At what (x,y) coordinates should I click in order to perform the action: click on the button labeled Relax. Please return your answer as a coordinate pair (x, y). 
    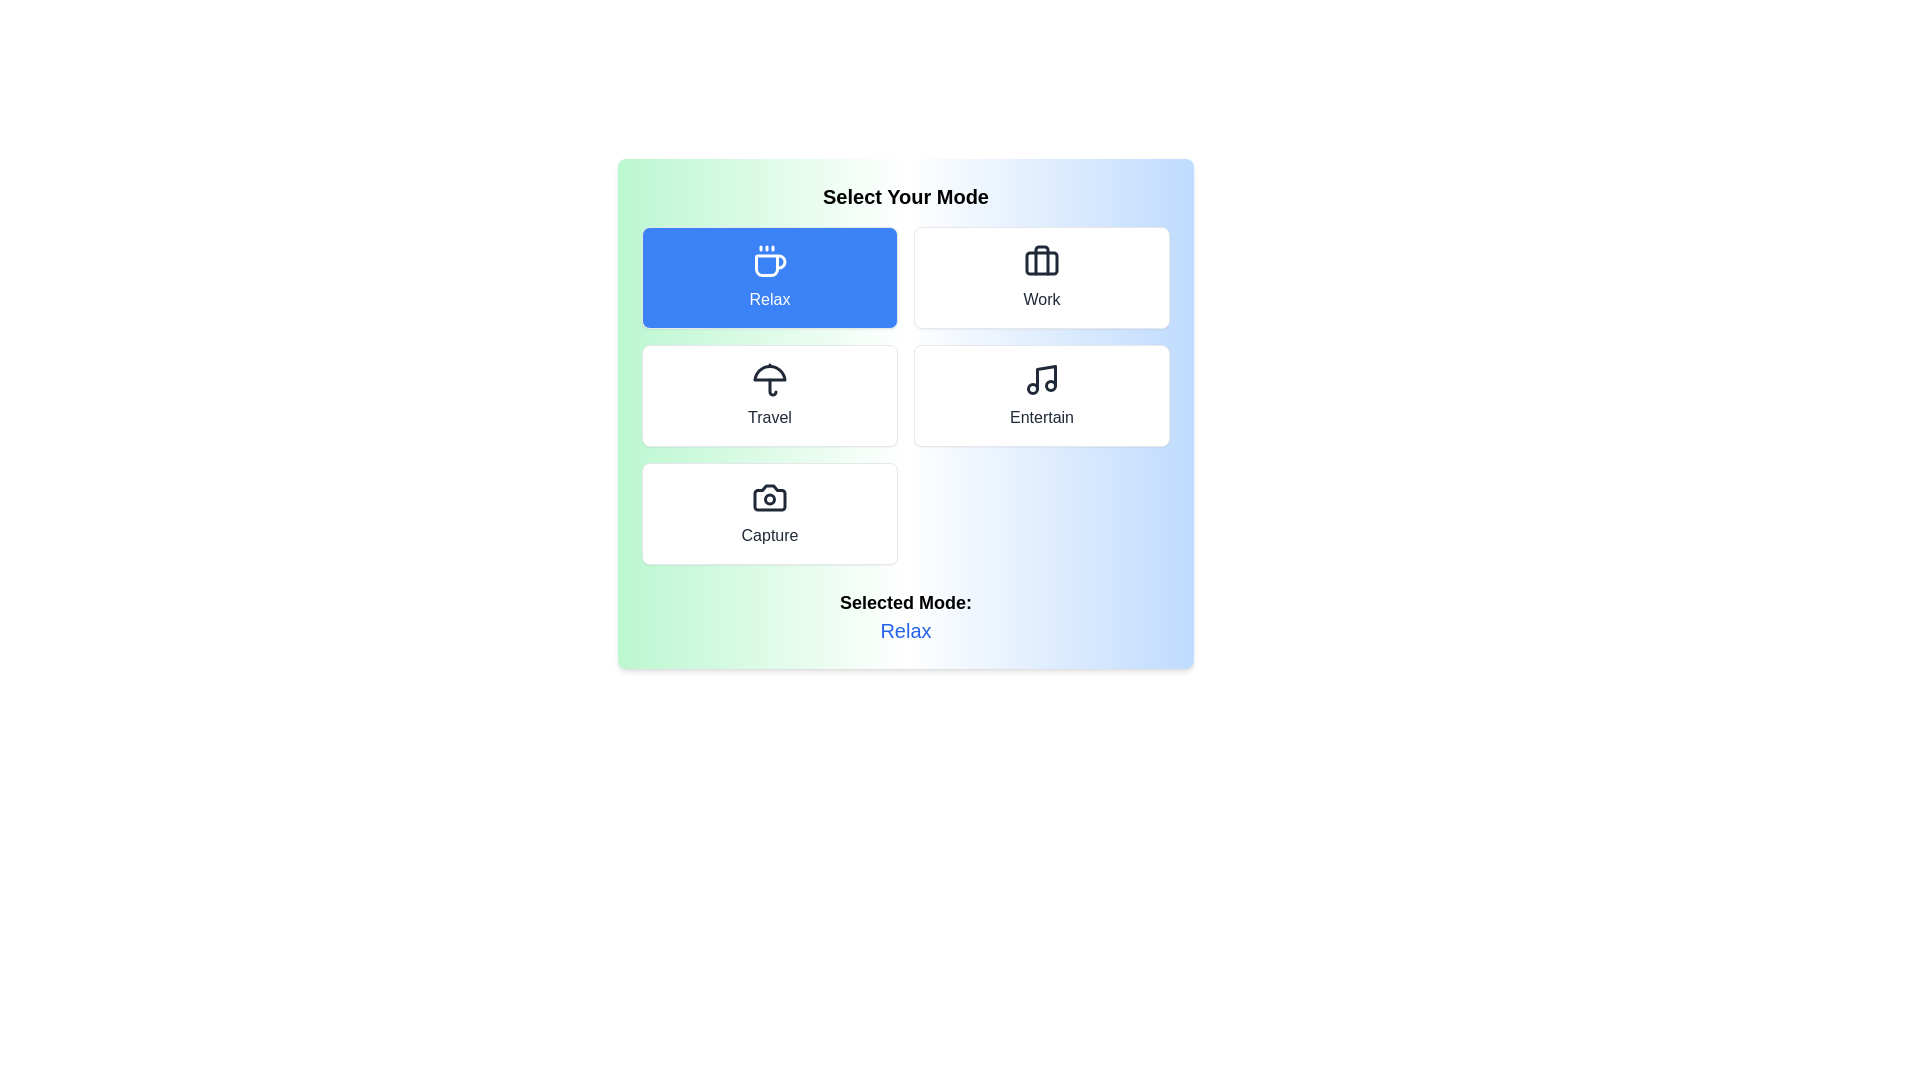
    Looking at the image, I should click on (768, 277).